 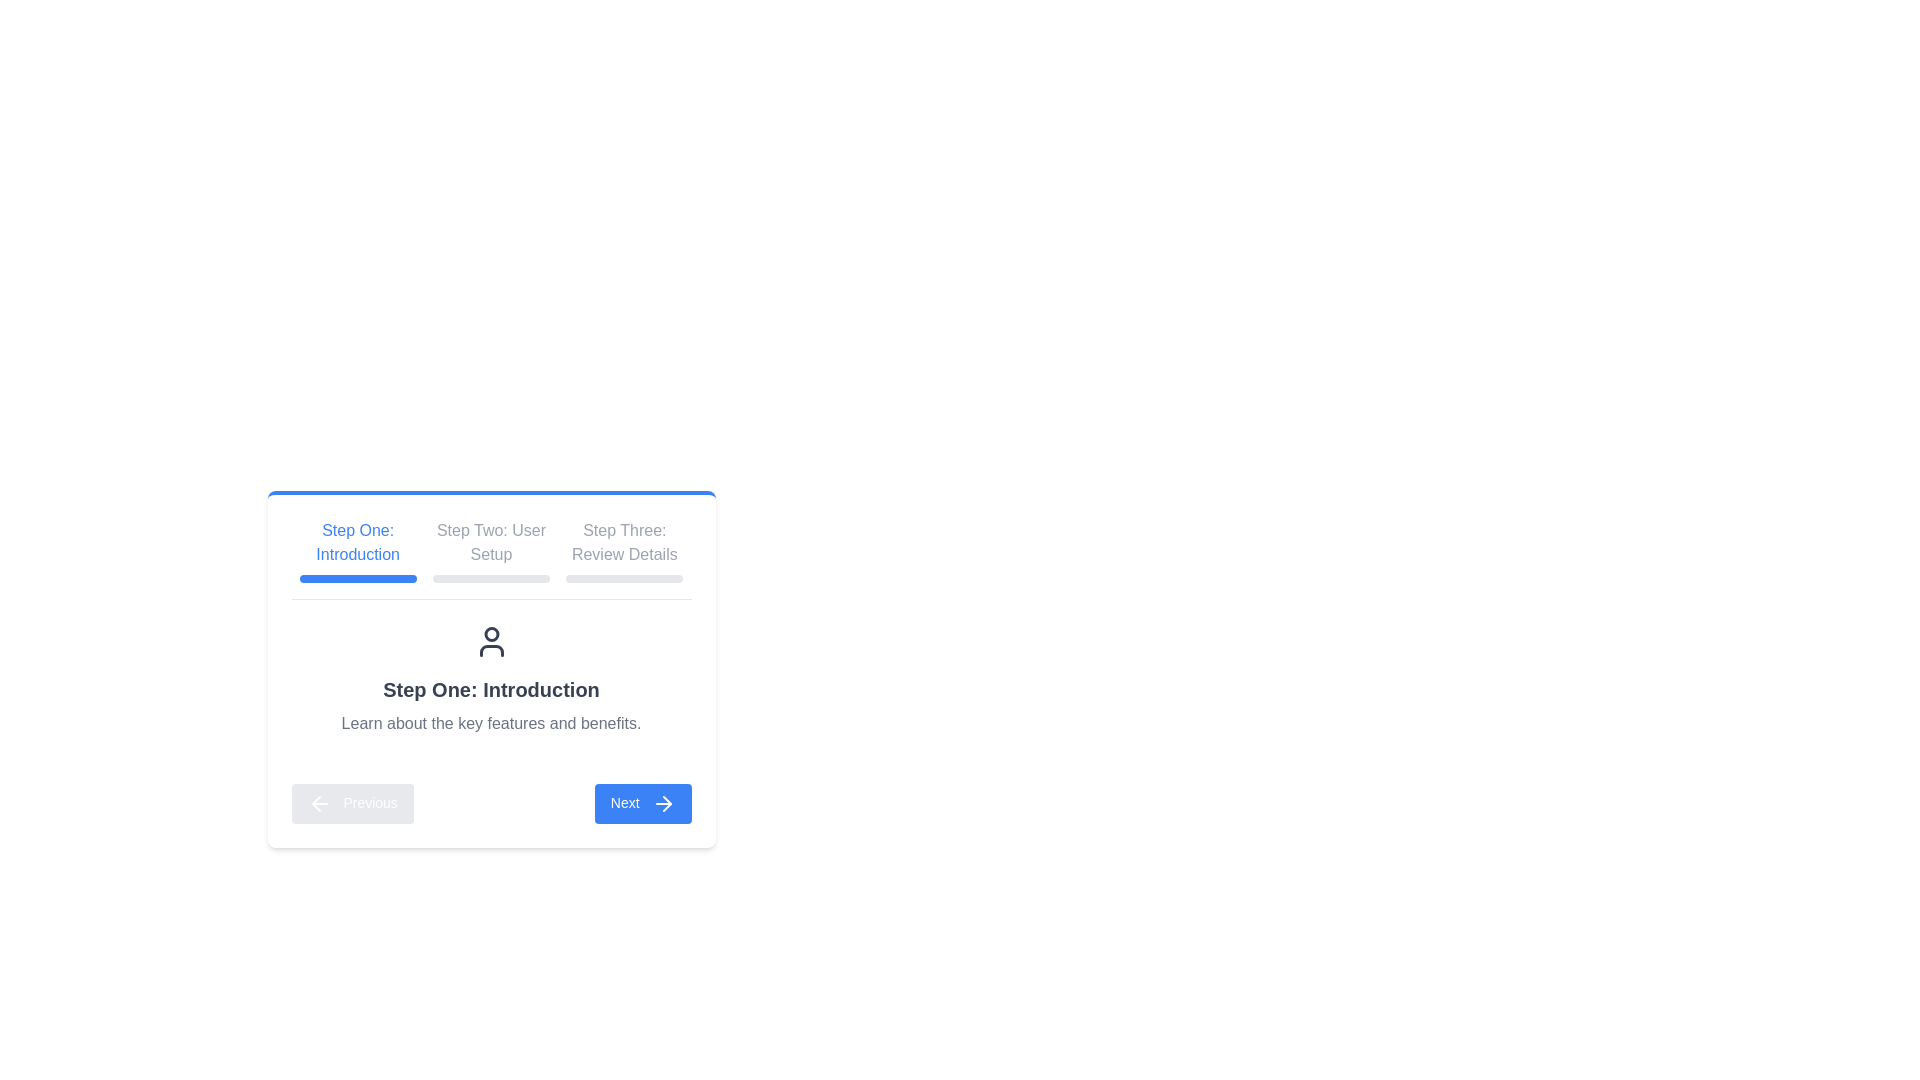 What do you see at coordinates (623, 551) in the screenshot?
I see `the 'Review Details' step in the progress bar` at bounding box center [623, 551].